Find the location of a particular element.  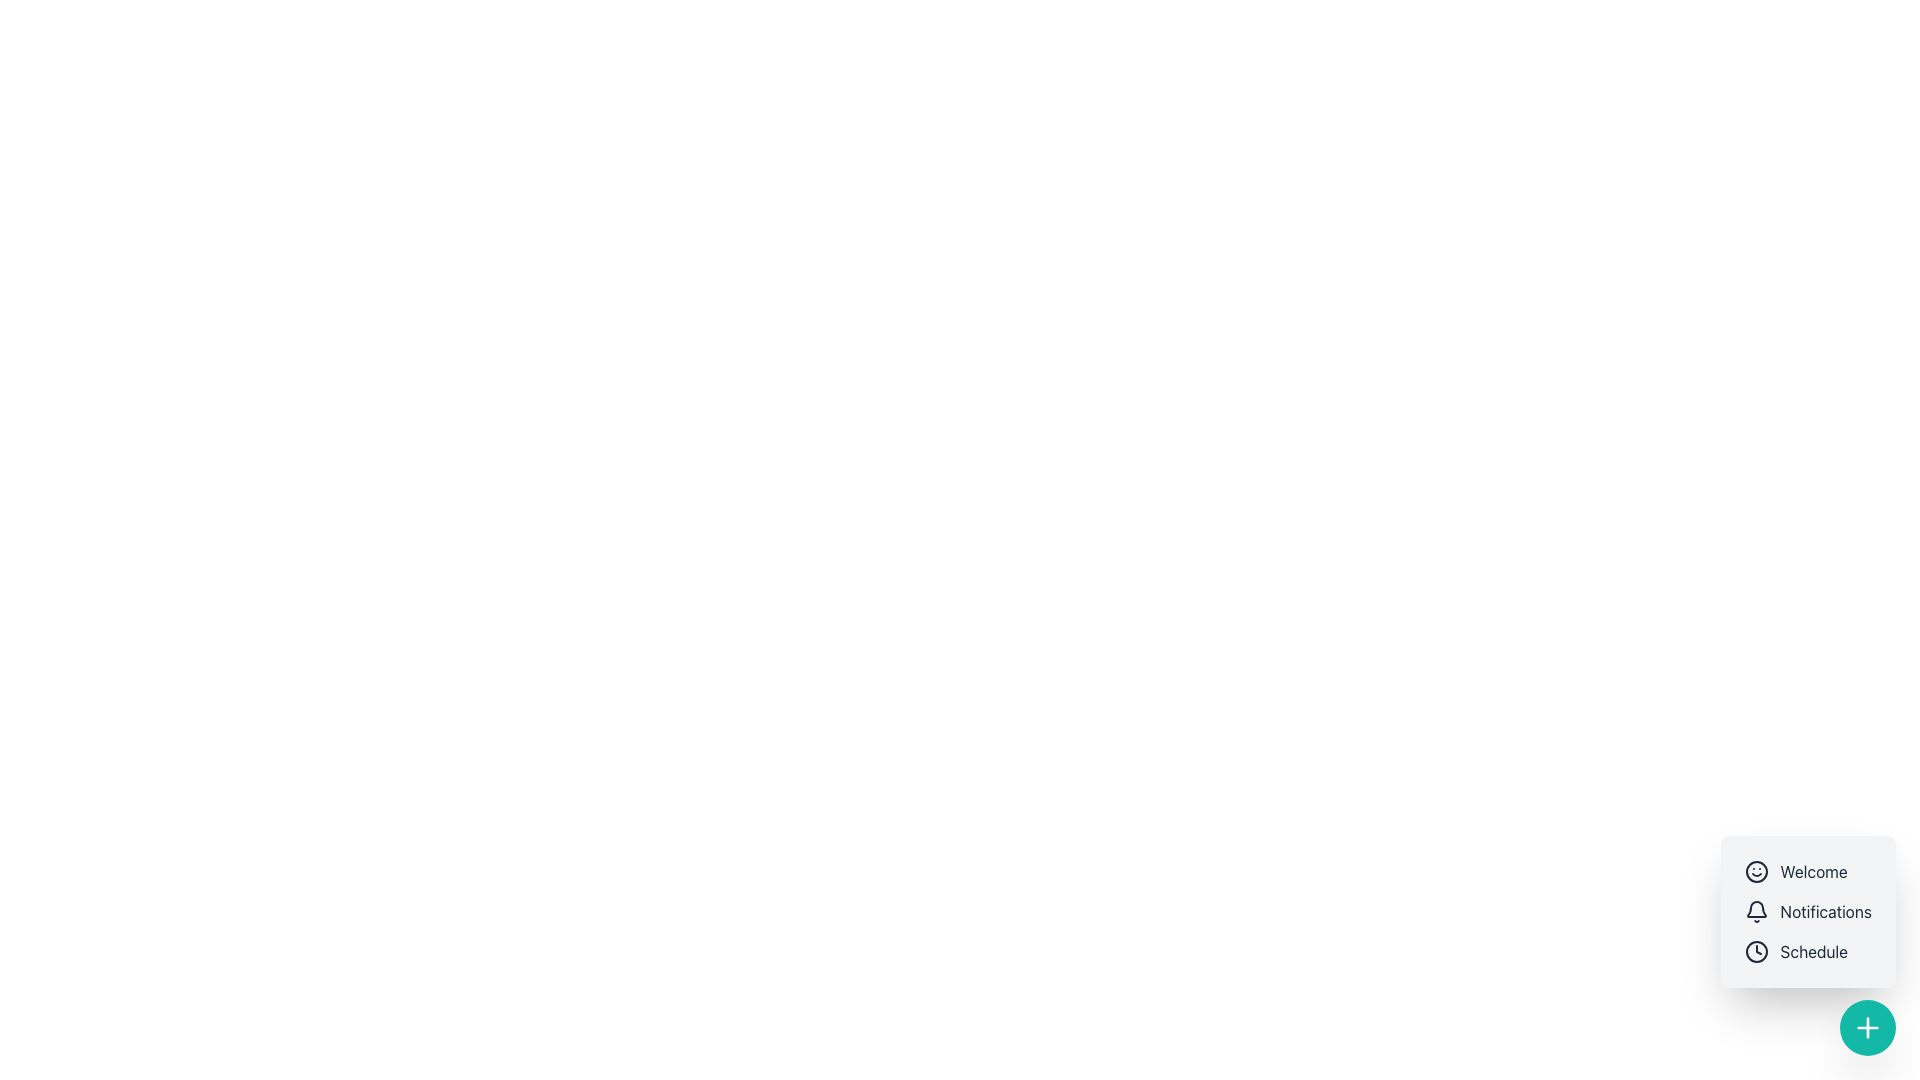

the plus sign icon within the teal circular button located at the bottom-right corner of the interface is located at coordinates (1866, 1028).